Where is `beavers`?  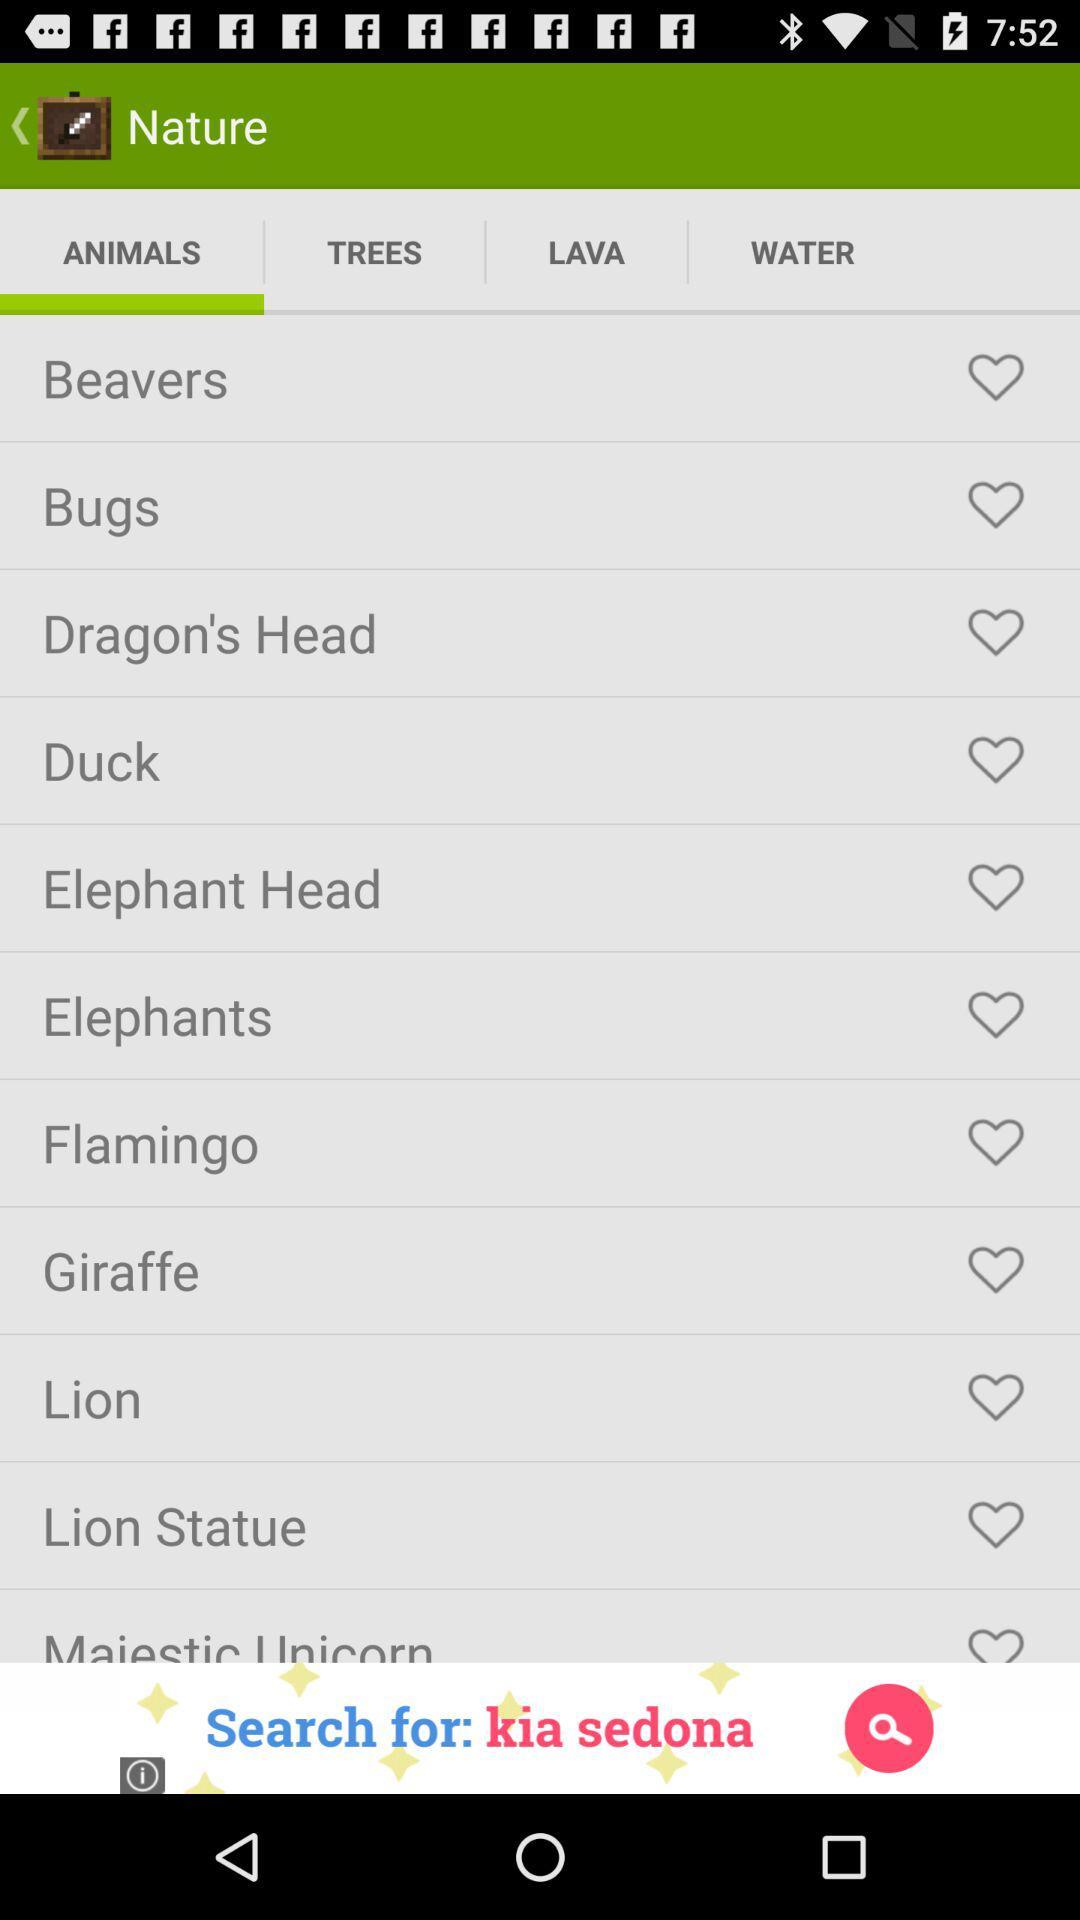
beavers is located at coordinates (995, 378).